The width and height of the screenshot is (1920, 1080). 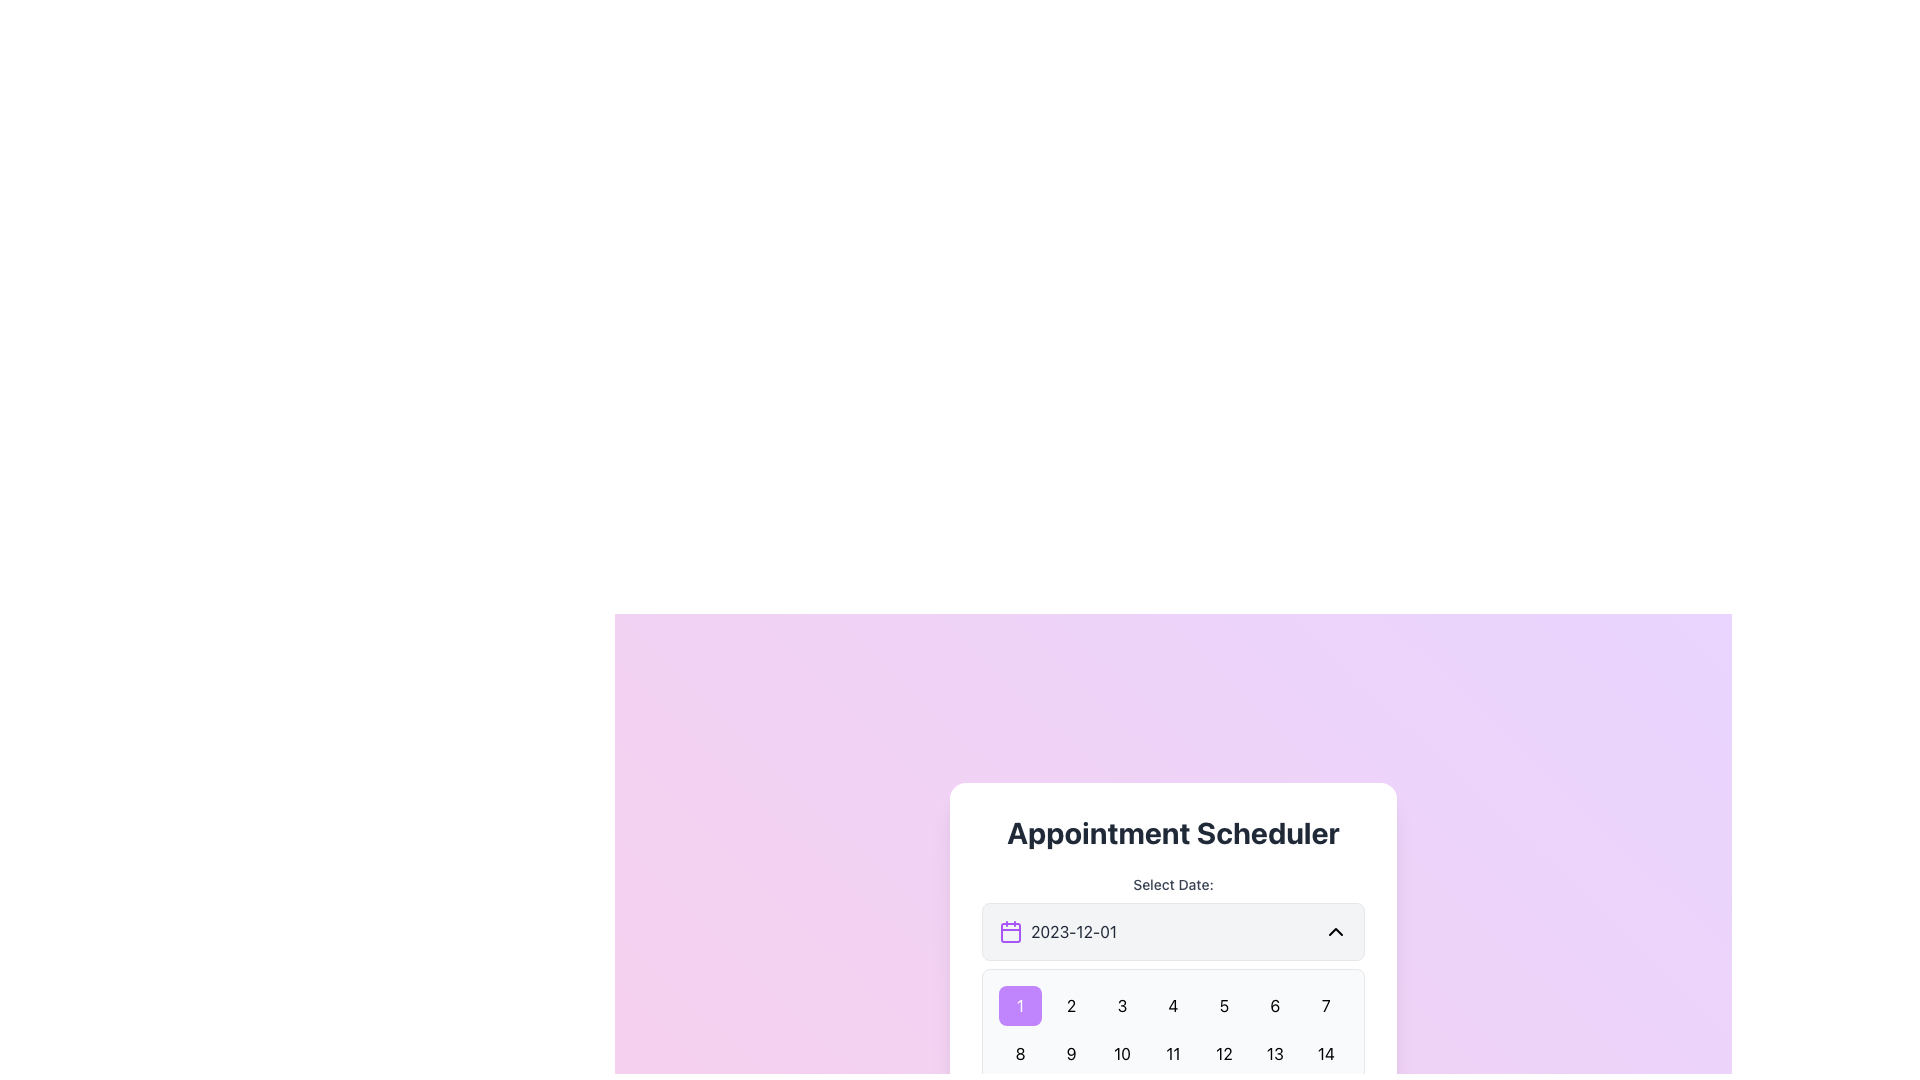 I want to click on the upward-pointing chevron SVG icon located at the right side of the date '2023-12-01', so click(x=1335, y=932).